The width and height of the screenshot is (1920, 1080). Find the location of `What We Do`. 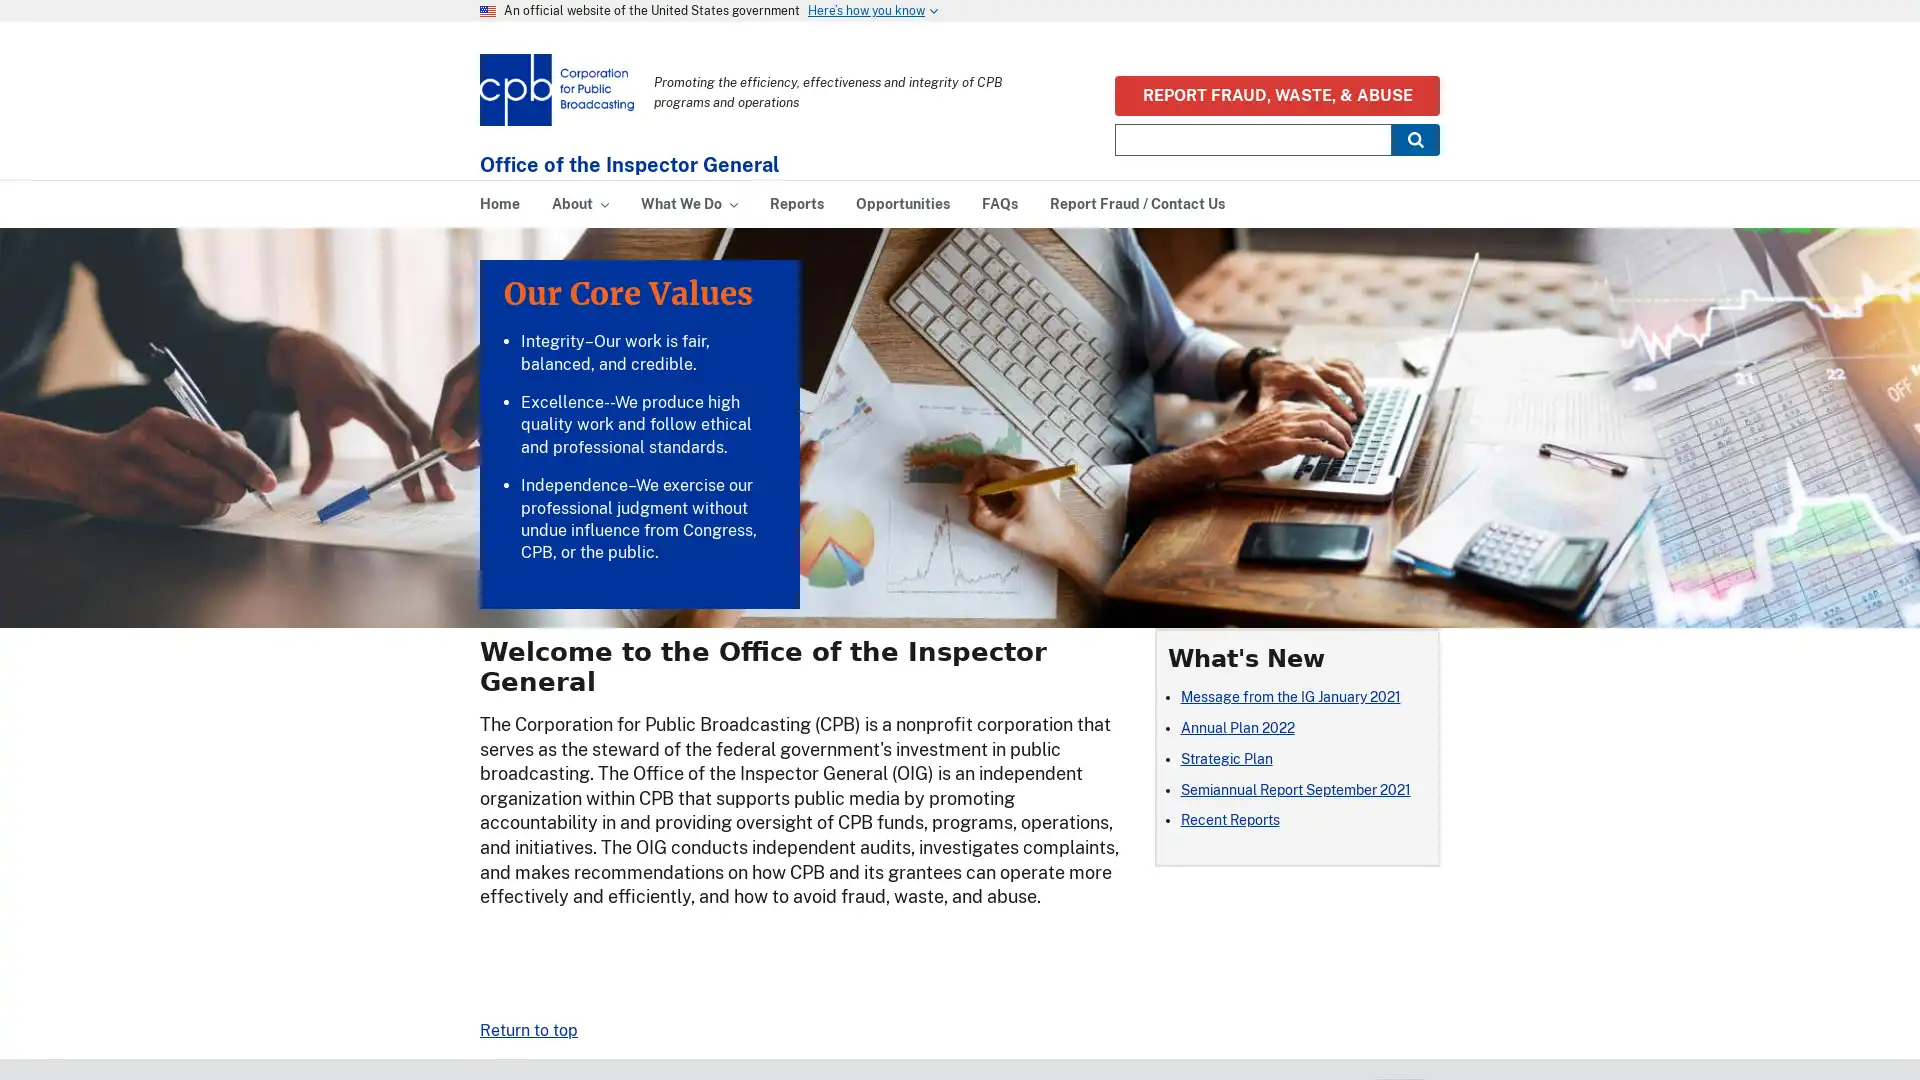

What We Do is located at coordinates (689, 204).